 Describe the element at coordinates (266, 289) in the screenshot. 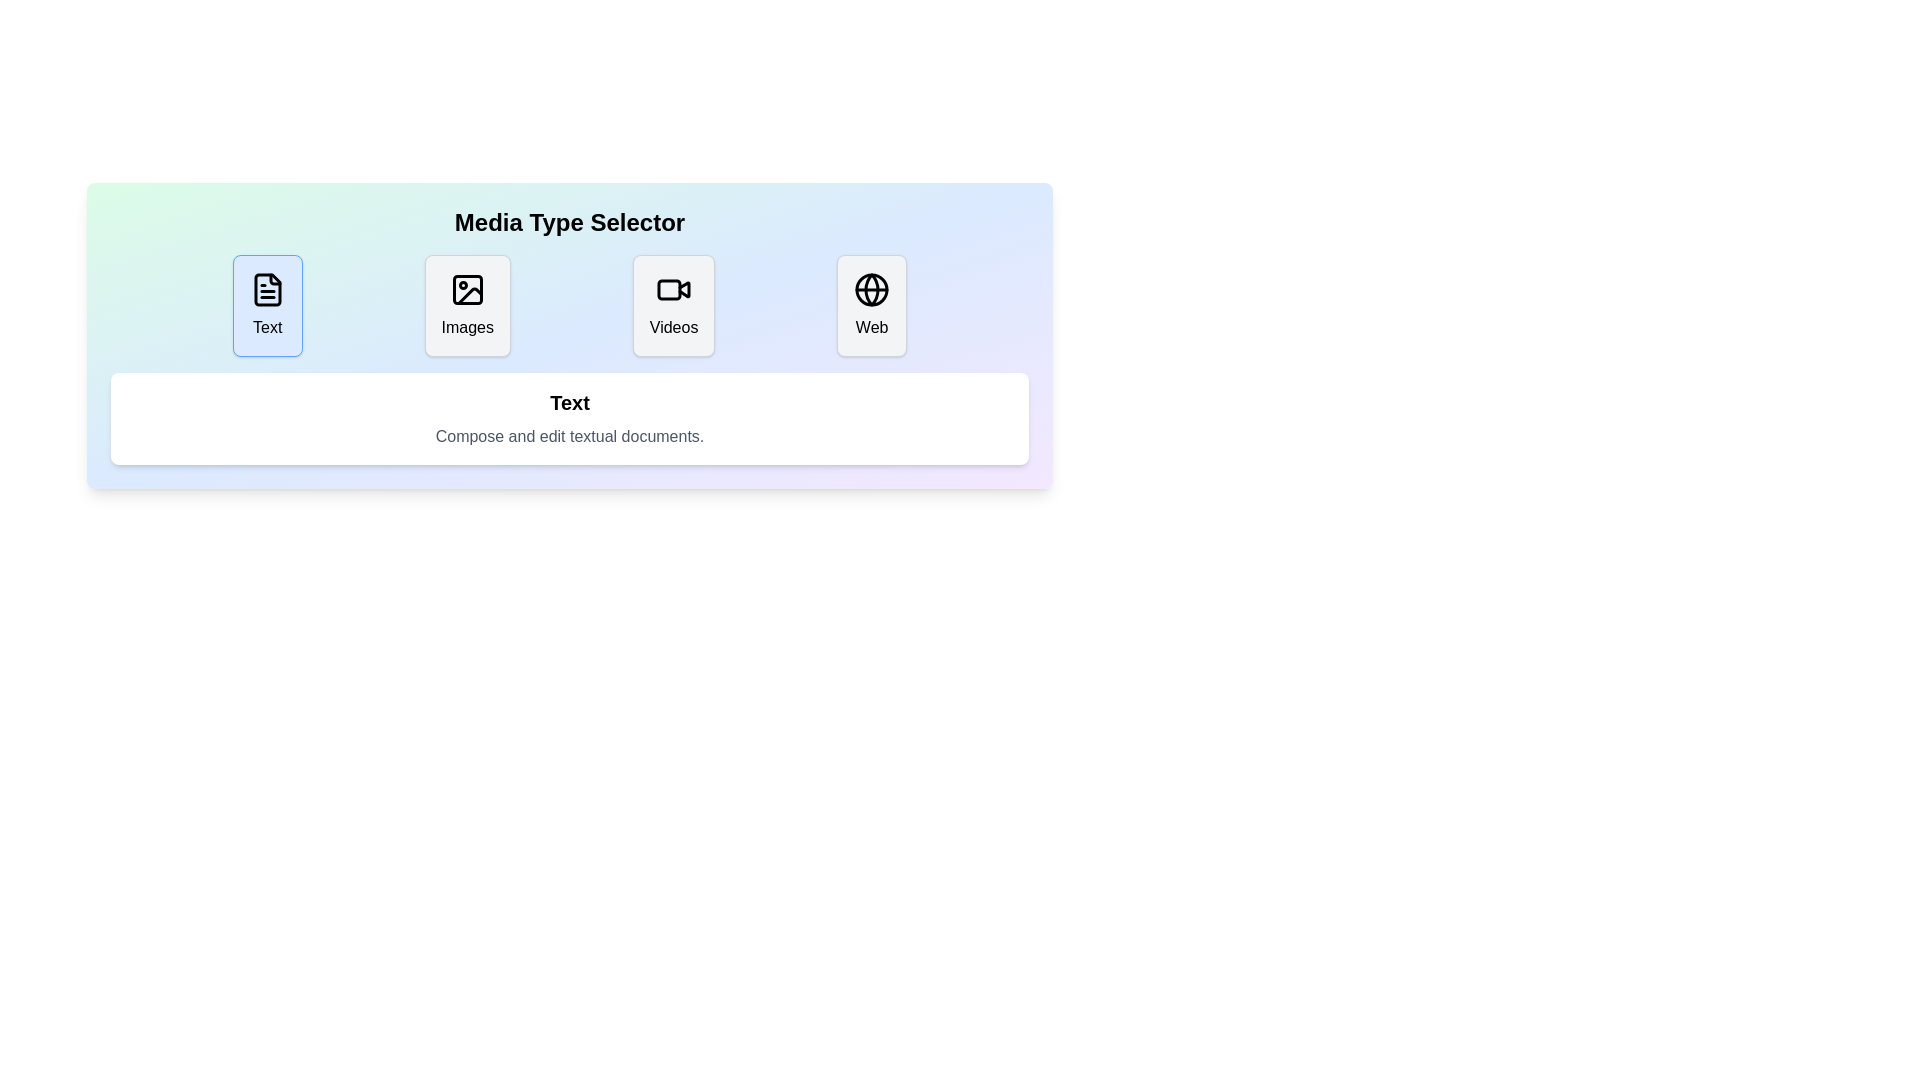

I see `the document icon, which is an SVG-based vector graphic with a black outline and a transparent background, located within the leftmost button of a horizontally aligned set of four buttons` at that location.